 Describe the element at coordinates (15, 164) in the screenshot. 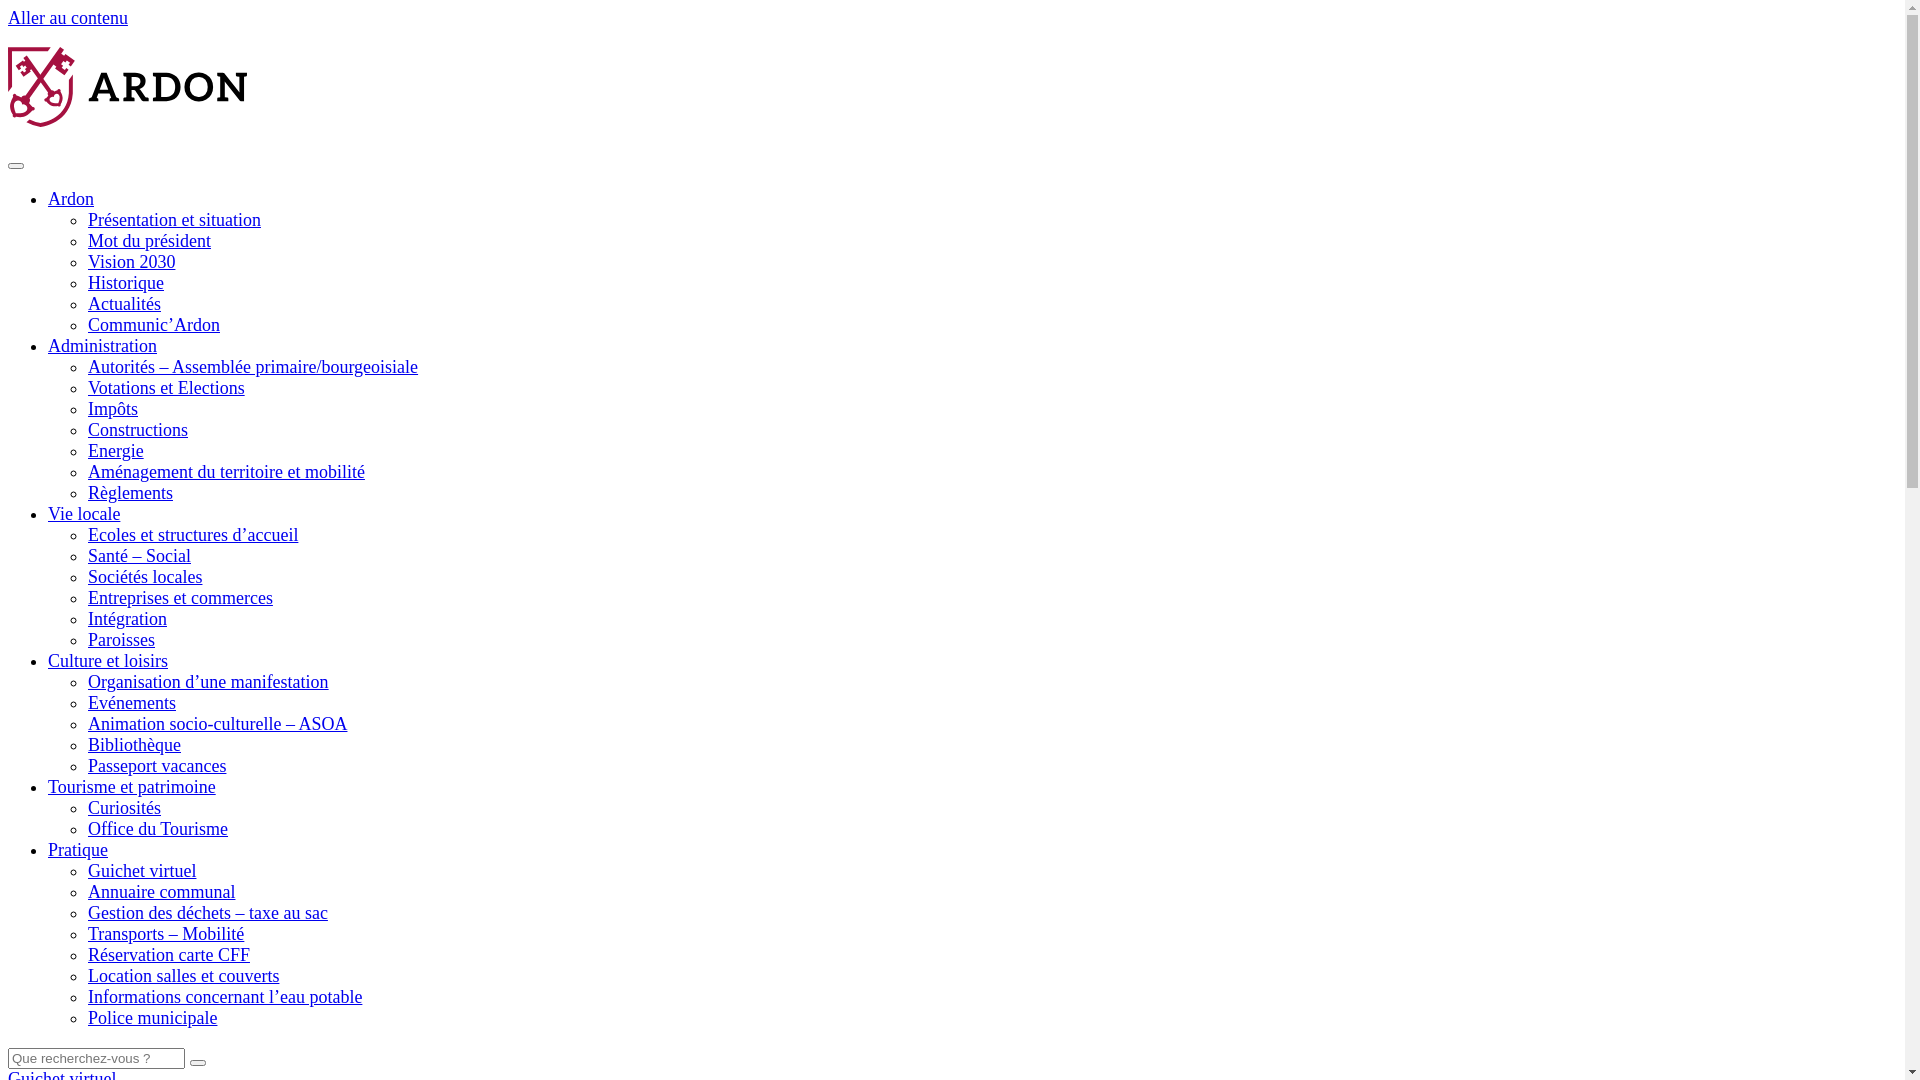

I see `'Menu principal'` at that location.